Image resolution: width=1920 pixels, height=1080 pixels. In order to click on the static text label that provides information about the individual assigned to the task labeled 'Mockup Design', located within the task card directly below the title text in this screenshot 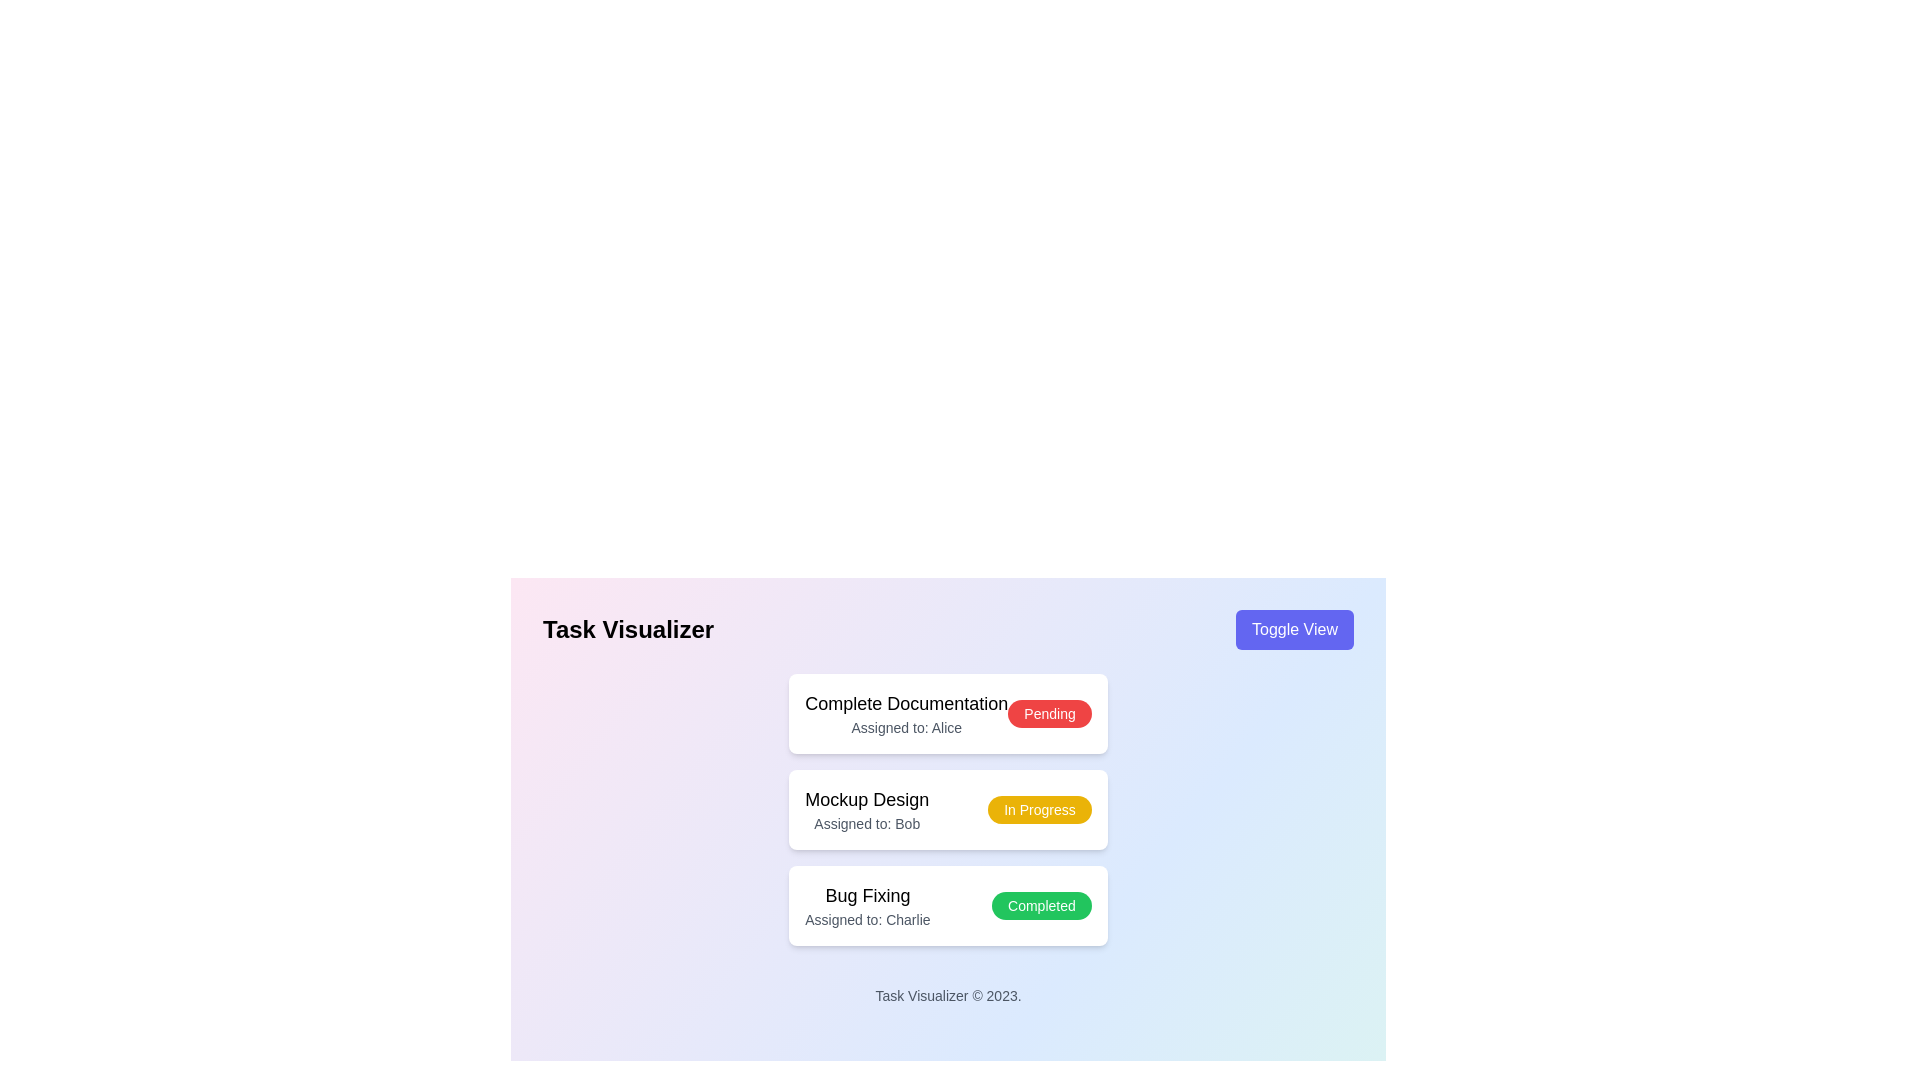, I will do `click(867, 824)`.